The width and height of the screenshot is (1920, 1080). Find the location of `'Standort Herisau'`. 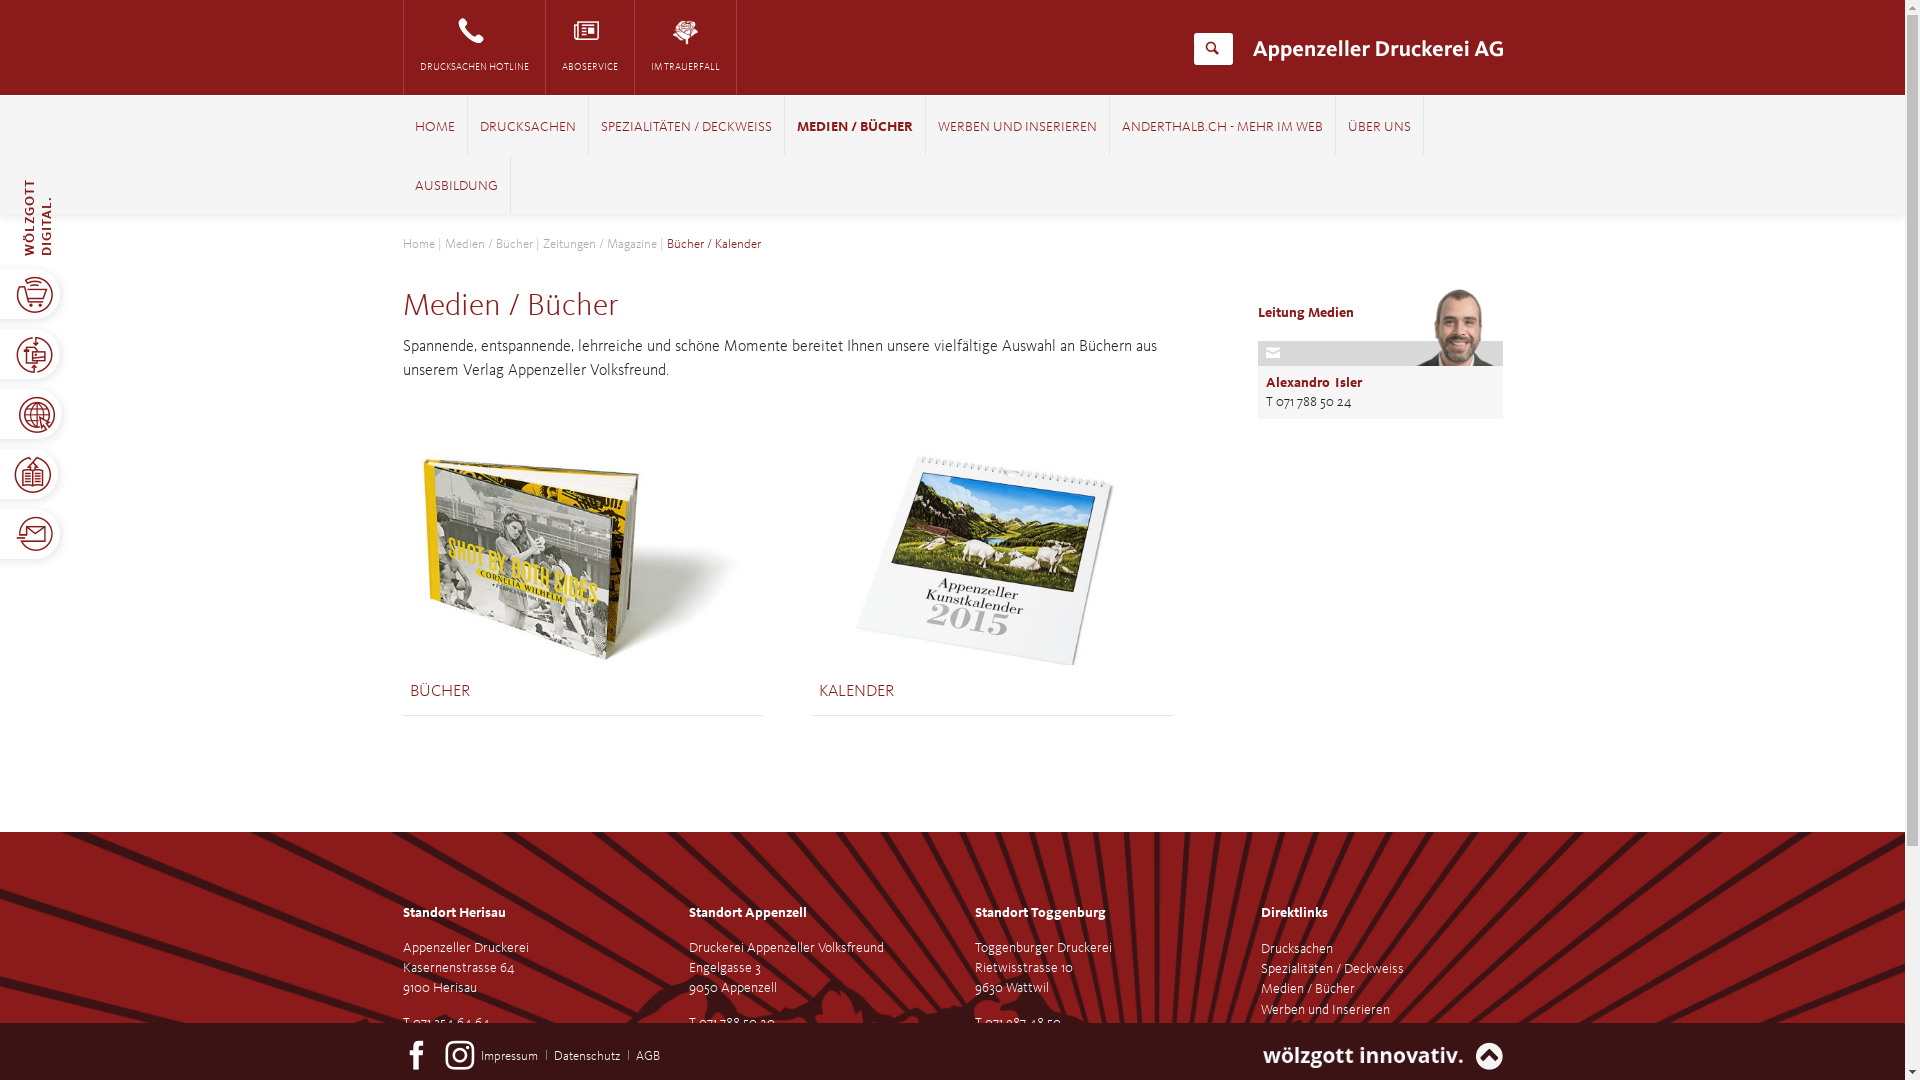

'Standort Herisau' is located at coordinates (452, 913).